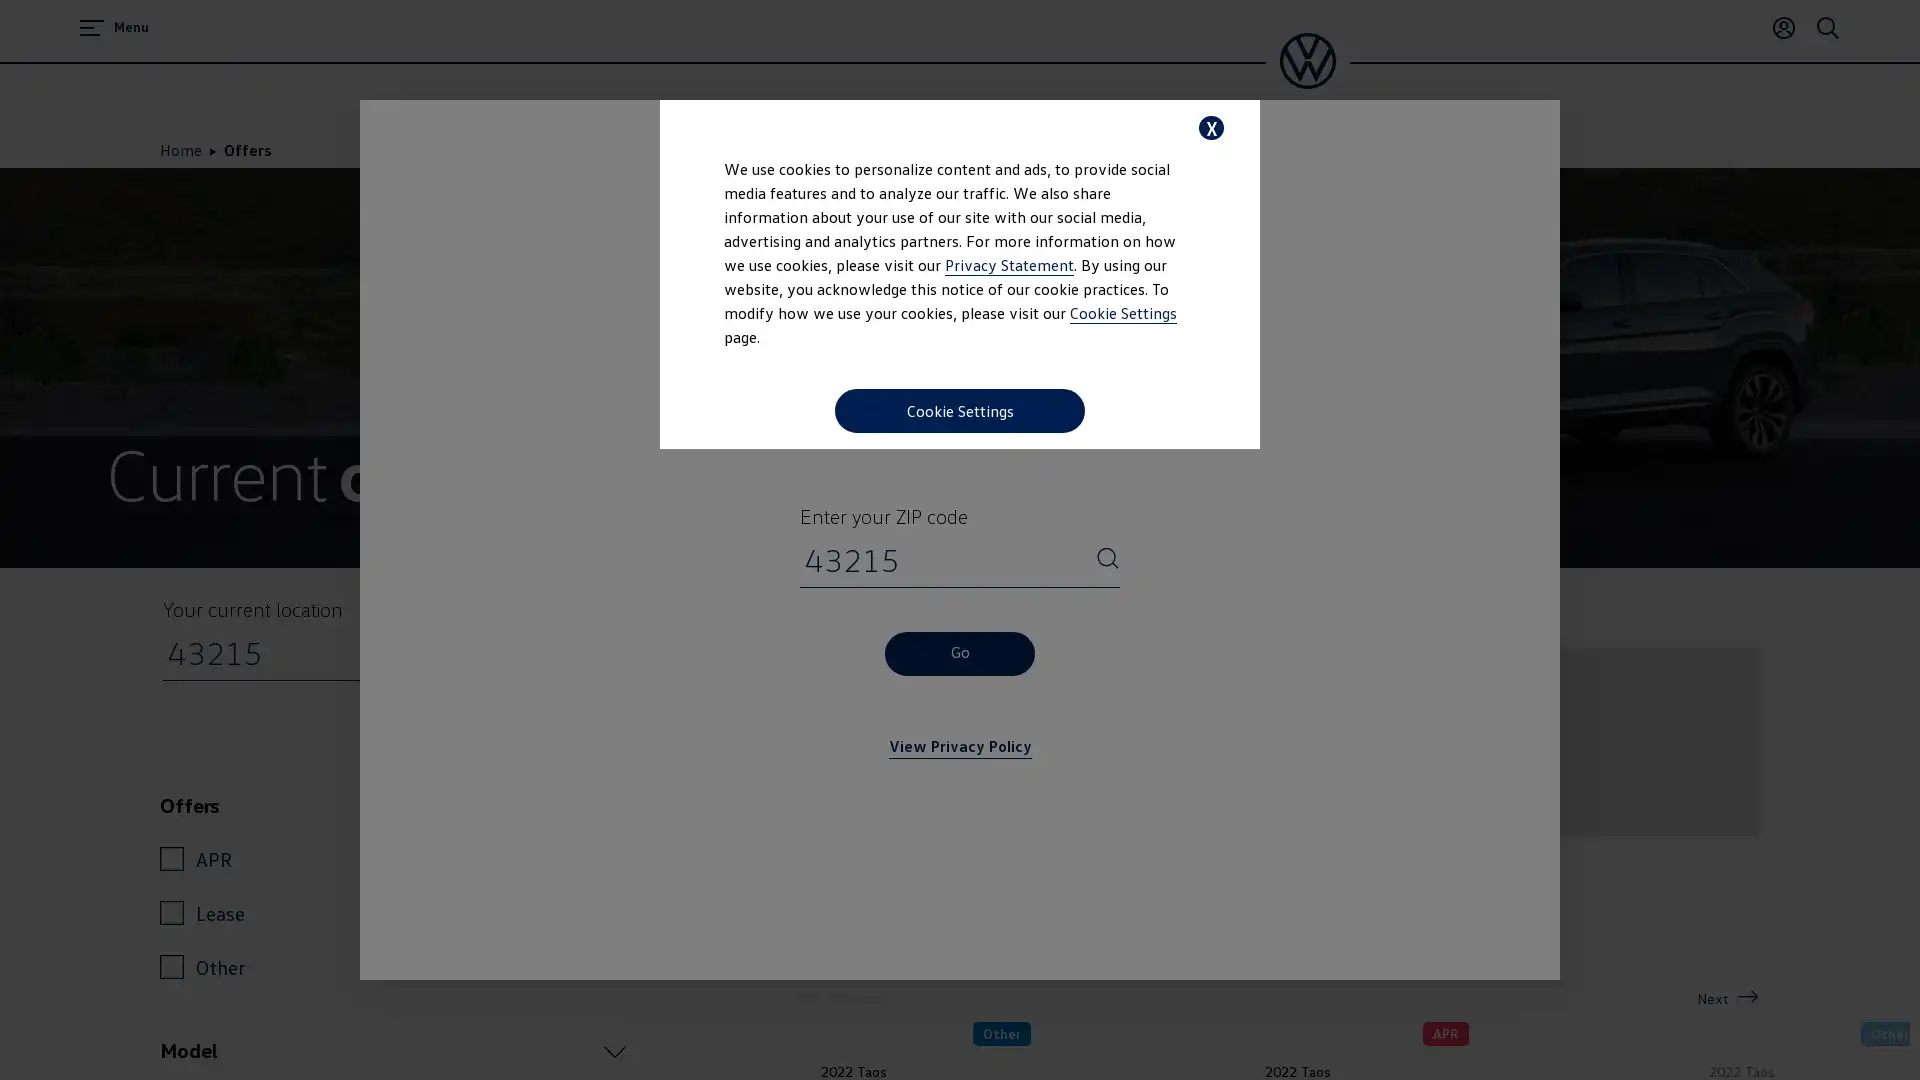 This screenshot has width=1920, height=1080. Describe the element at coordinates (113, 27) in the screenshot. I see `Menu` at that location.